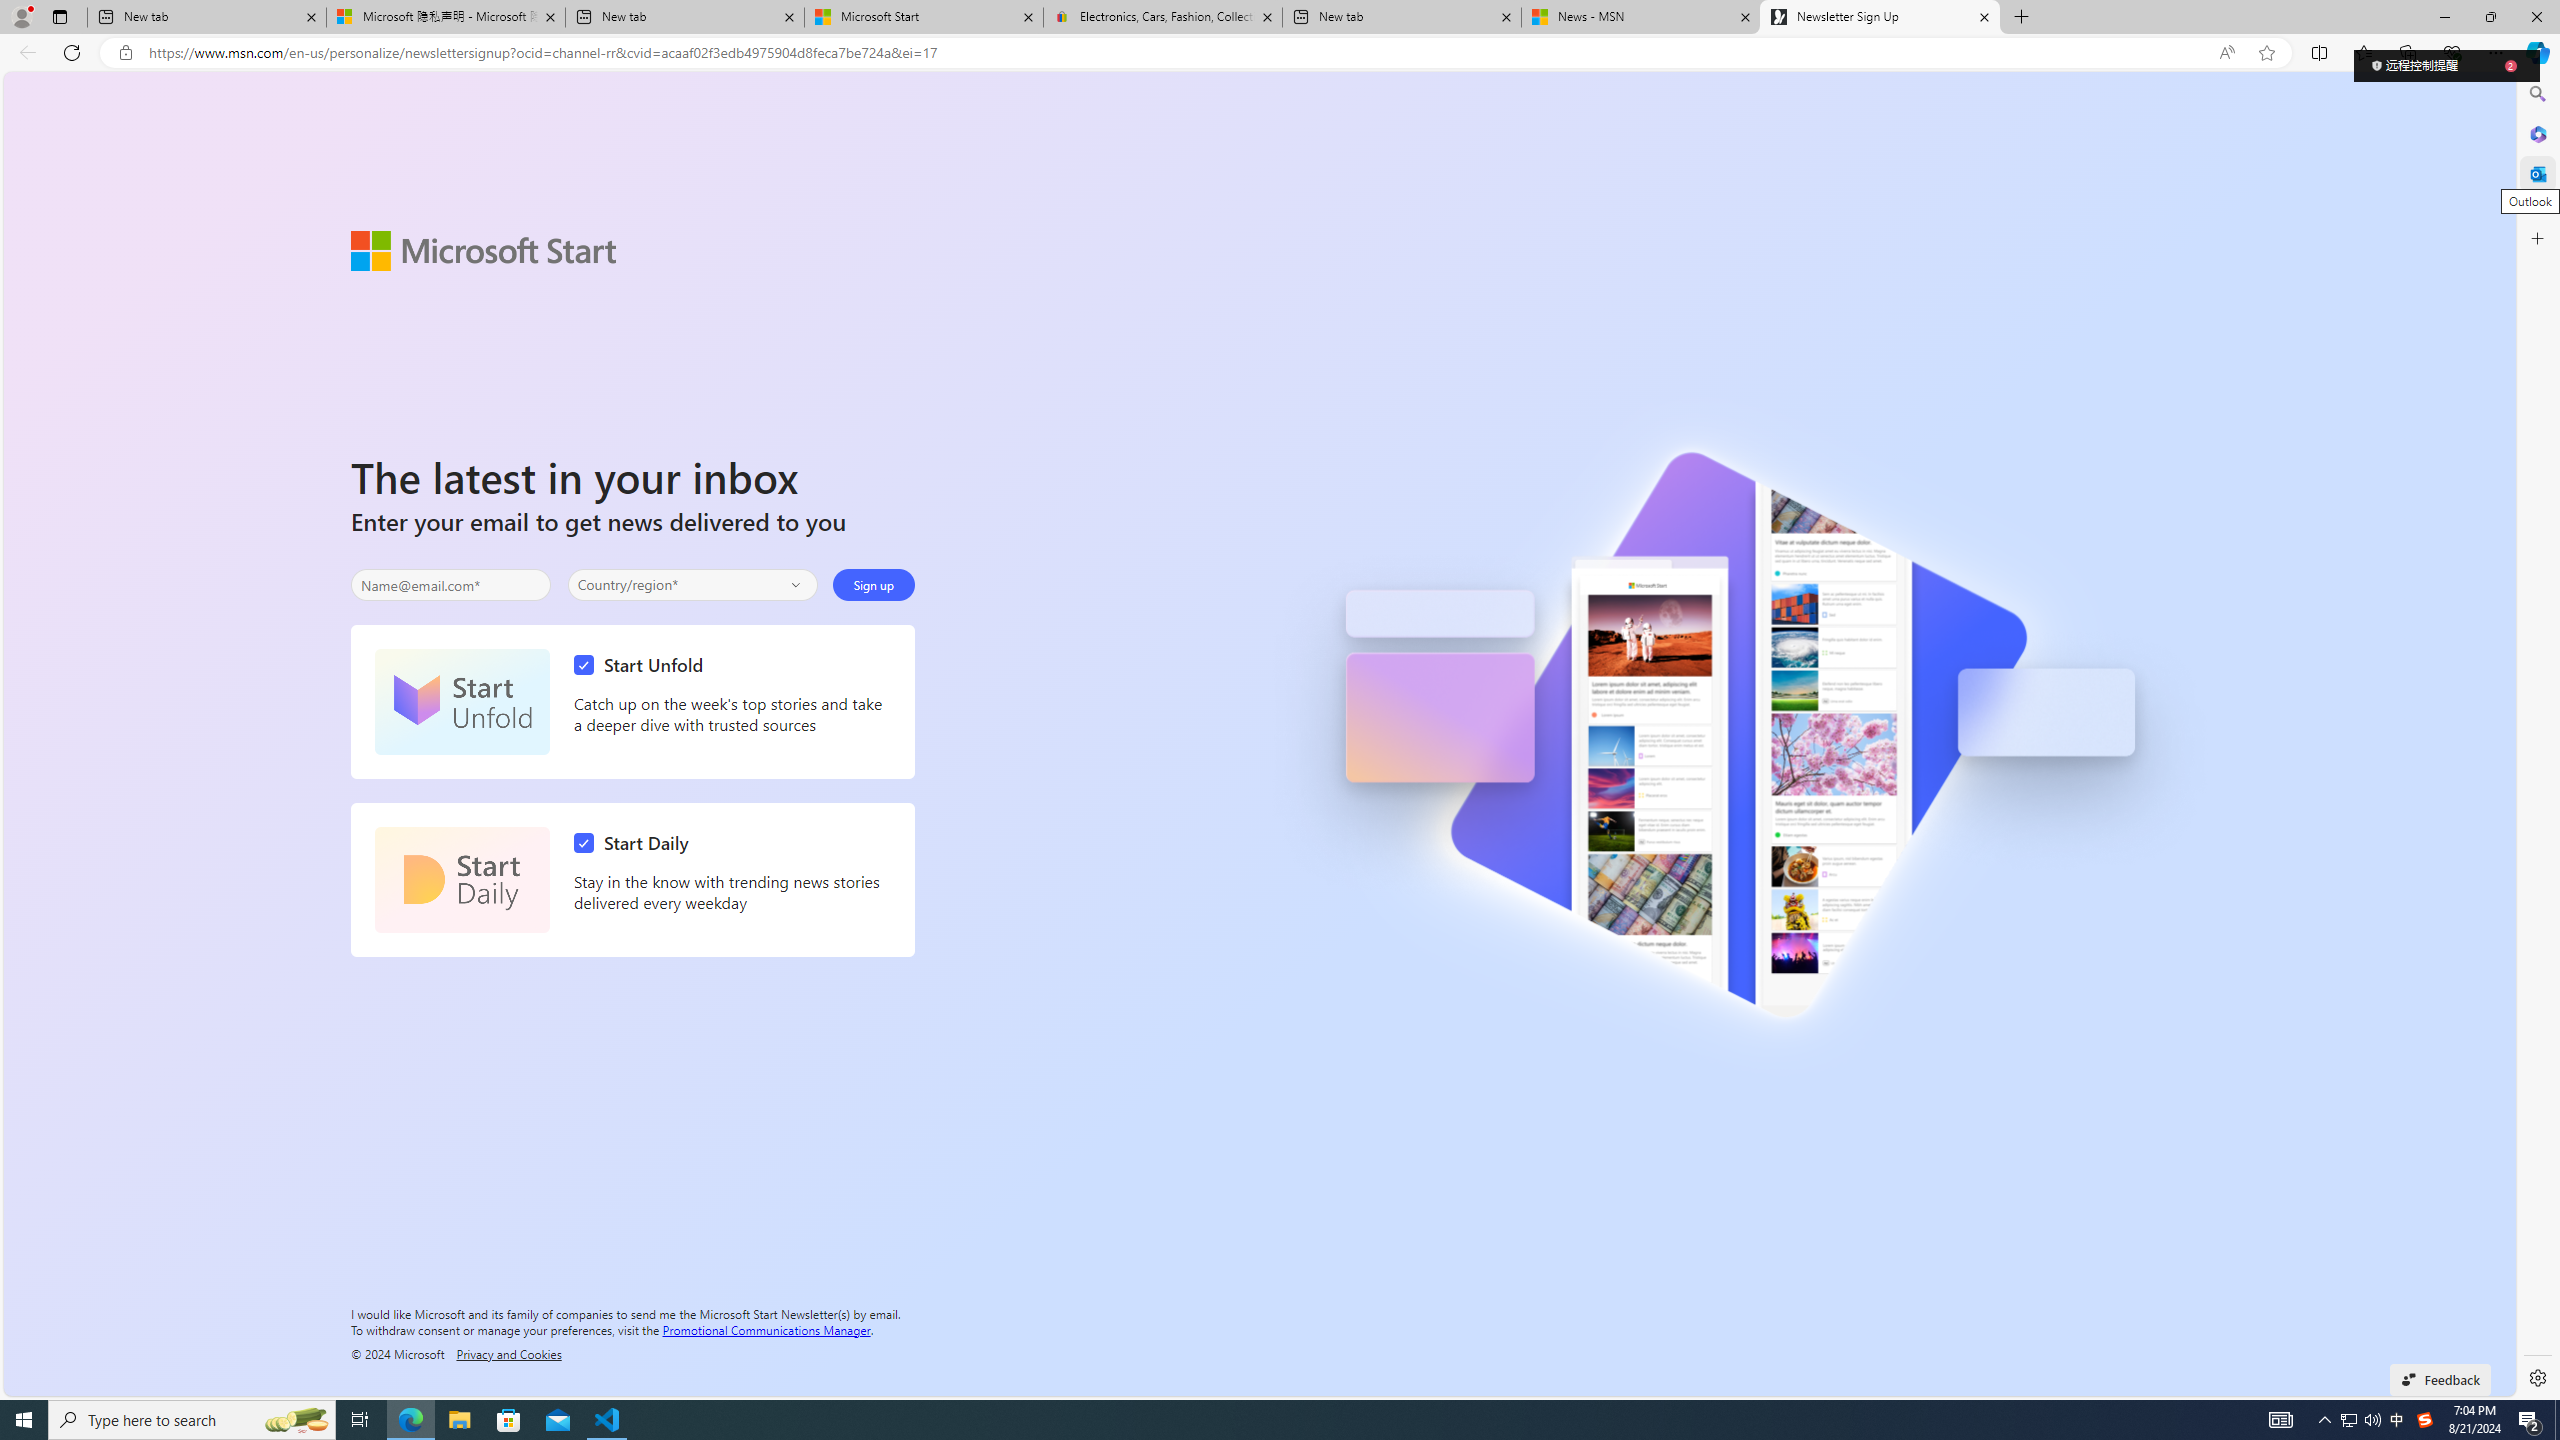 This screenshot has height=1440, width=2560. What do you see at coordinates (1639, 16) in the screenshot?
I see `'News - MSN'` at bounding box center [1639, 16].